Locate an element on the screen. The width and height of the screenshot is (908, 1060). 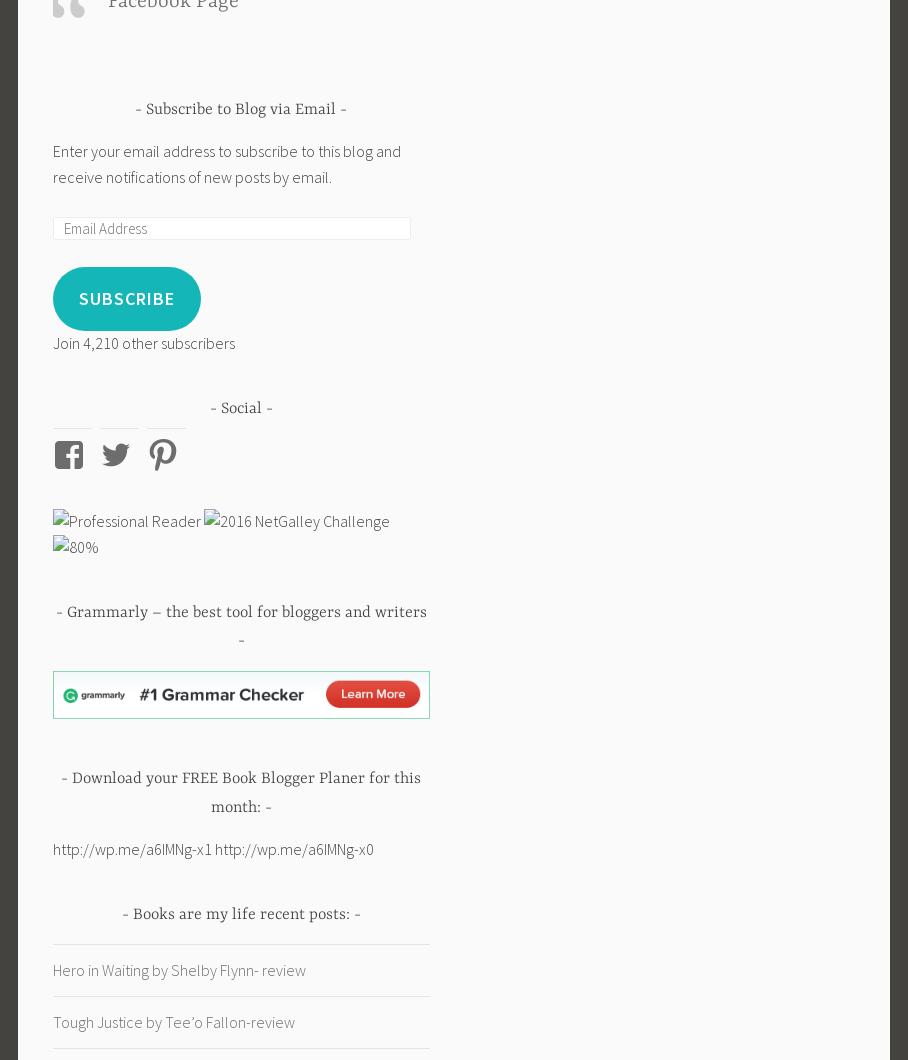
'Social' is located at coordinates (239, 407).